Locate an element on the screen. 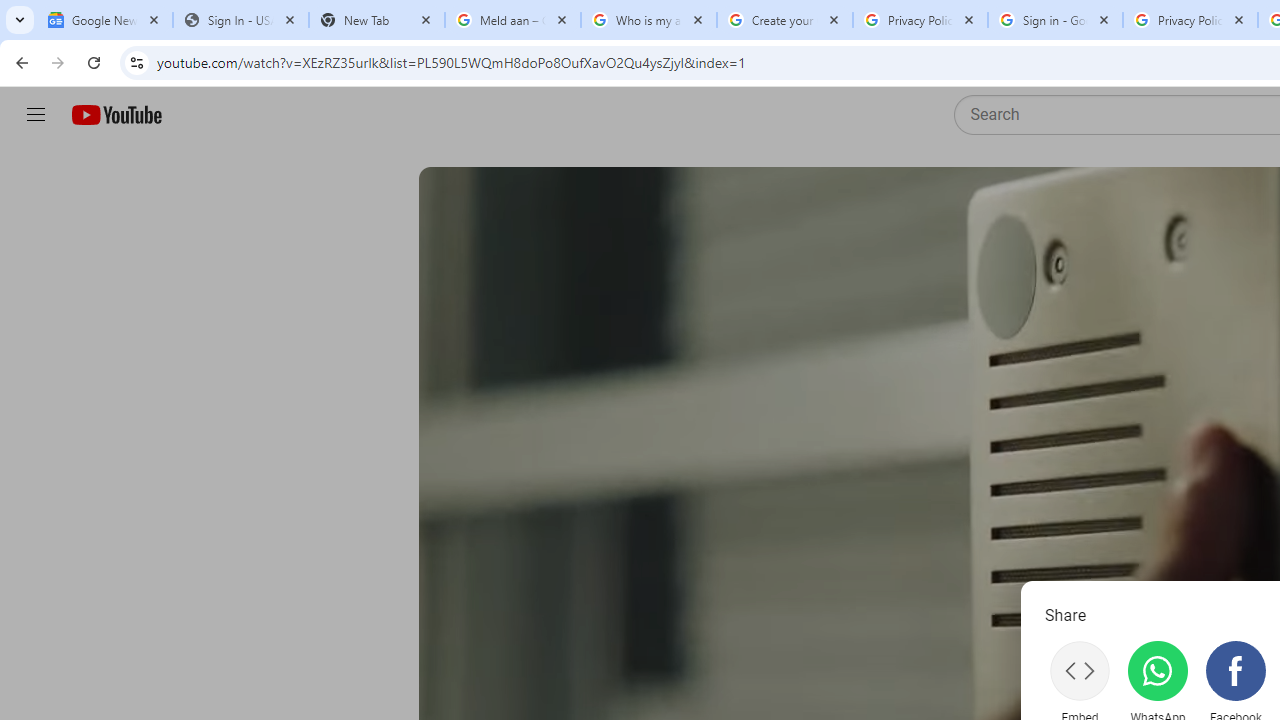 The image size is (1280, 720). 'YouTube Home' is located at coordinates (115, 115).